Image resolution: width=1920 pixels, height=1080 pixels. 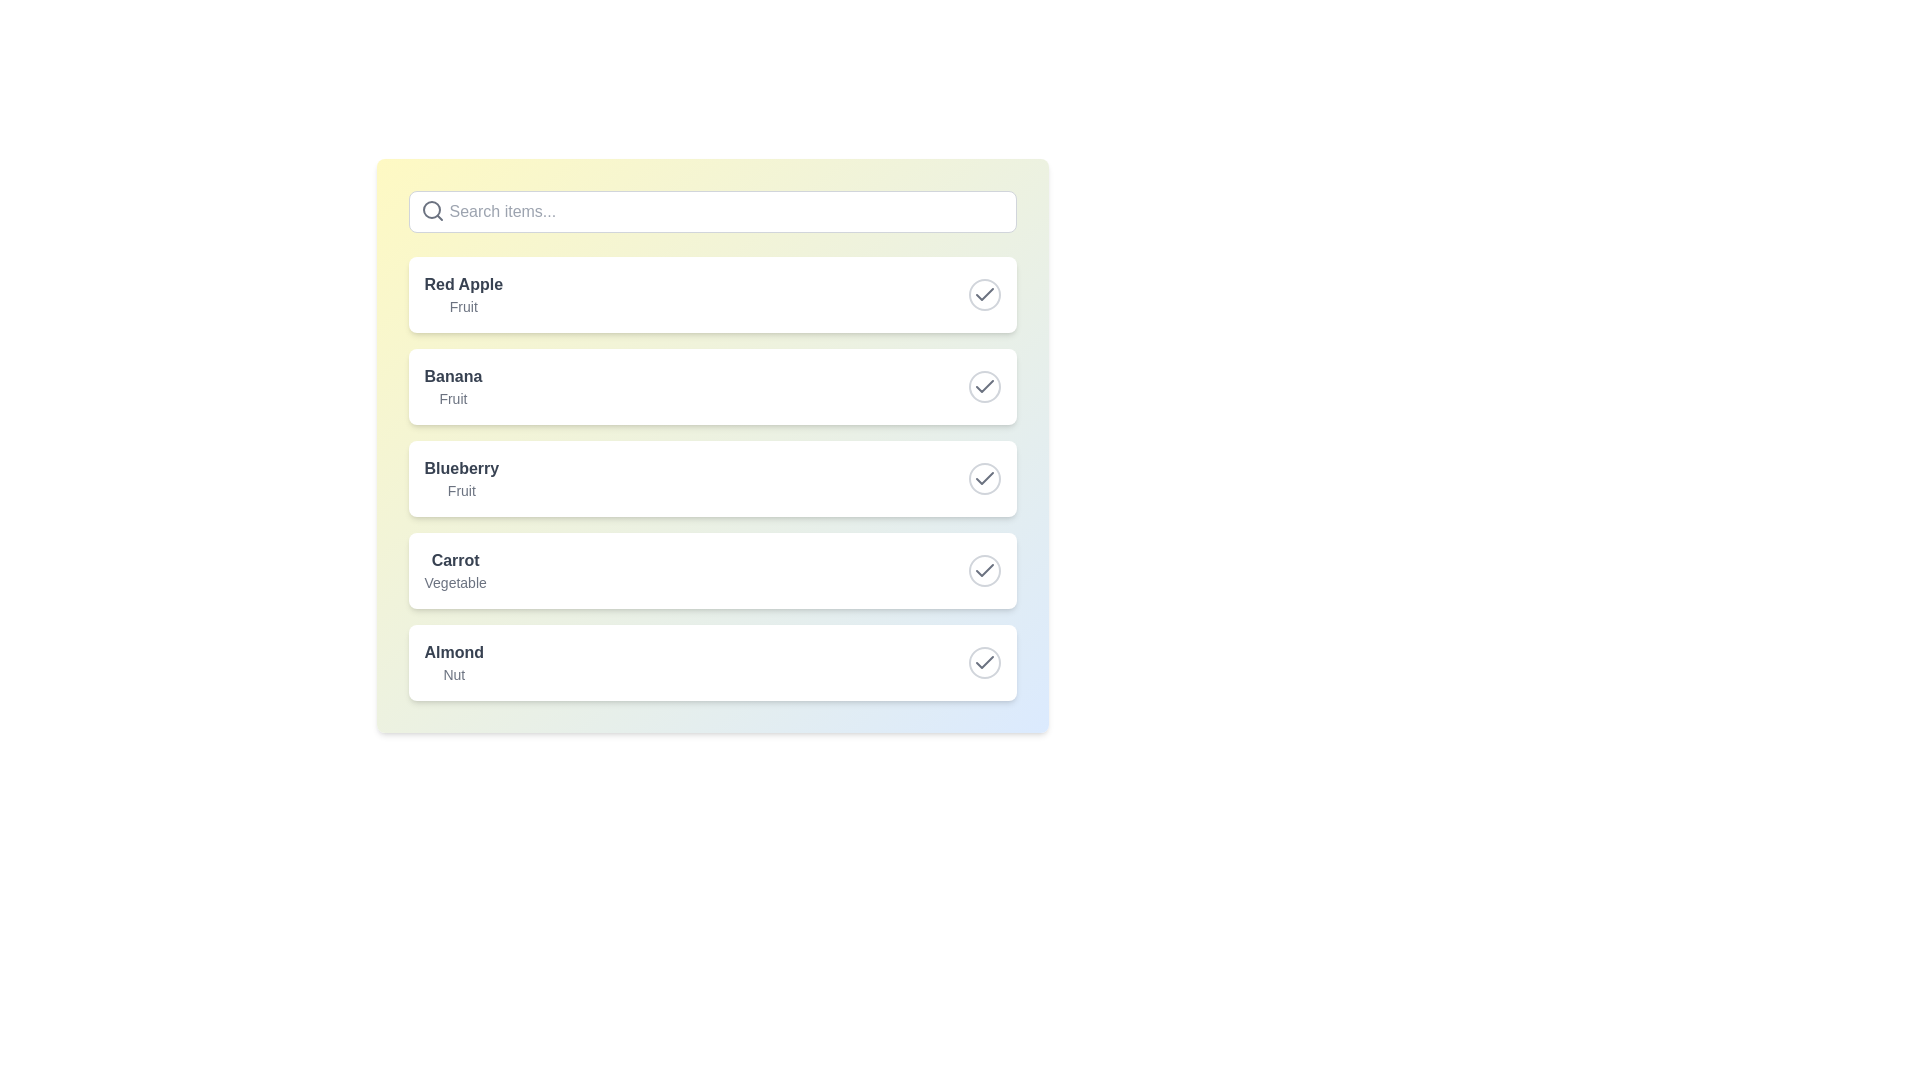 I want to click on the interactive button with a gray checkmark icon, located at the far right of the 'Carrot' list item, so click(x=984, y=570).